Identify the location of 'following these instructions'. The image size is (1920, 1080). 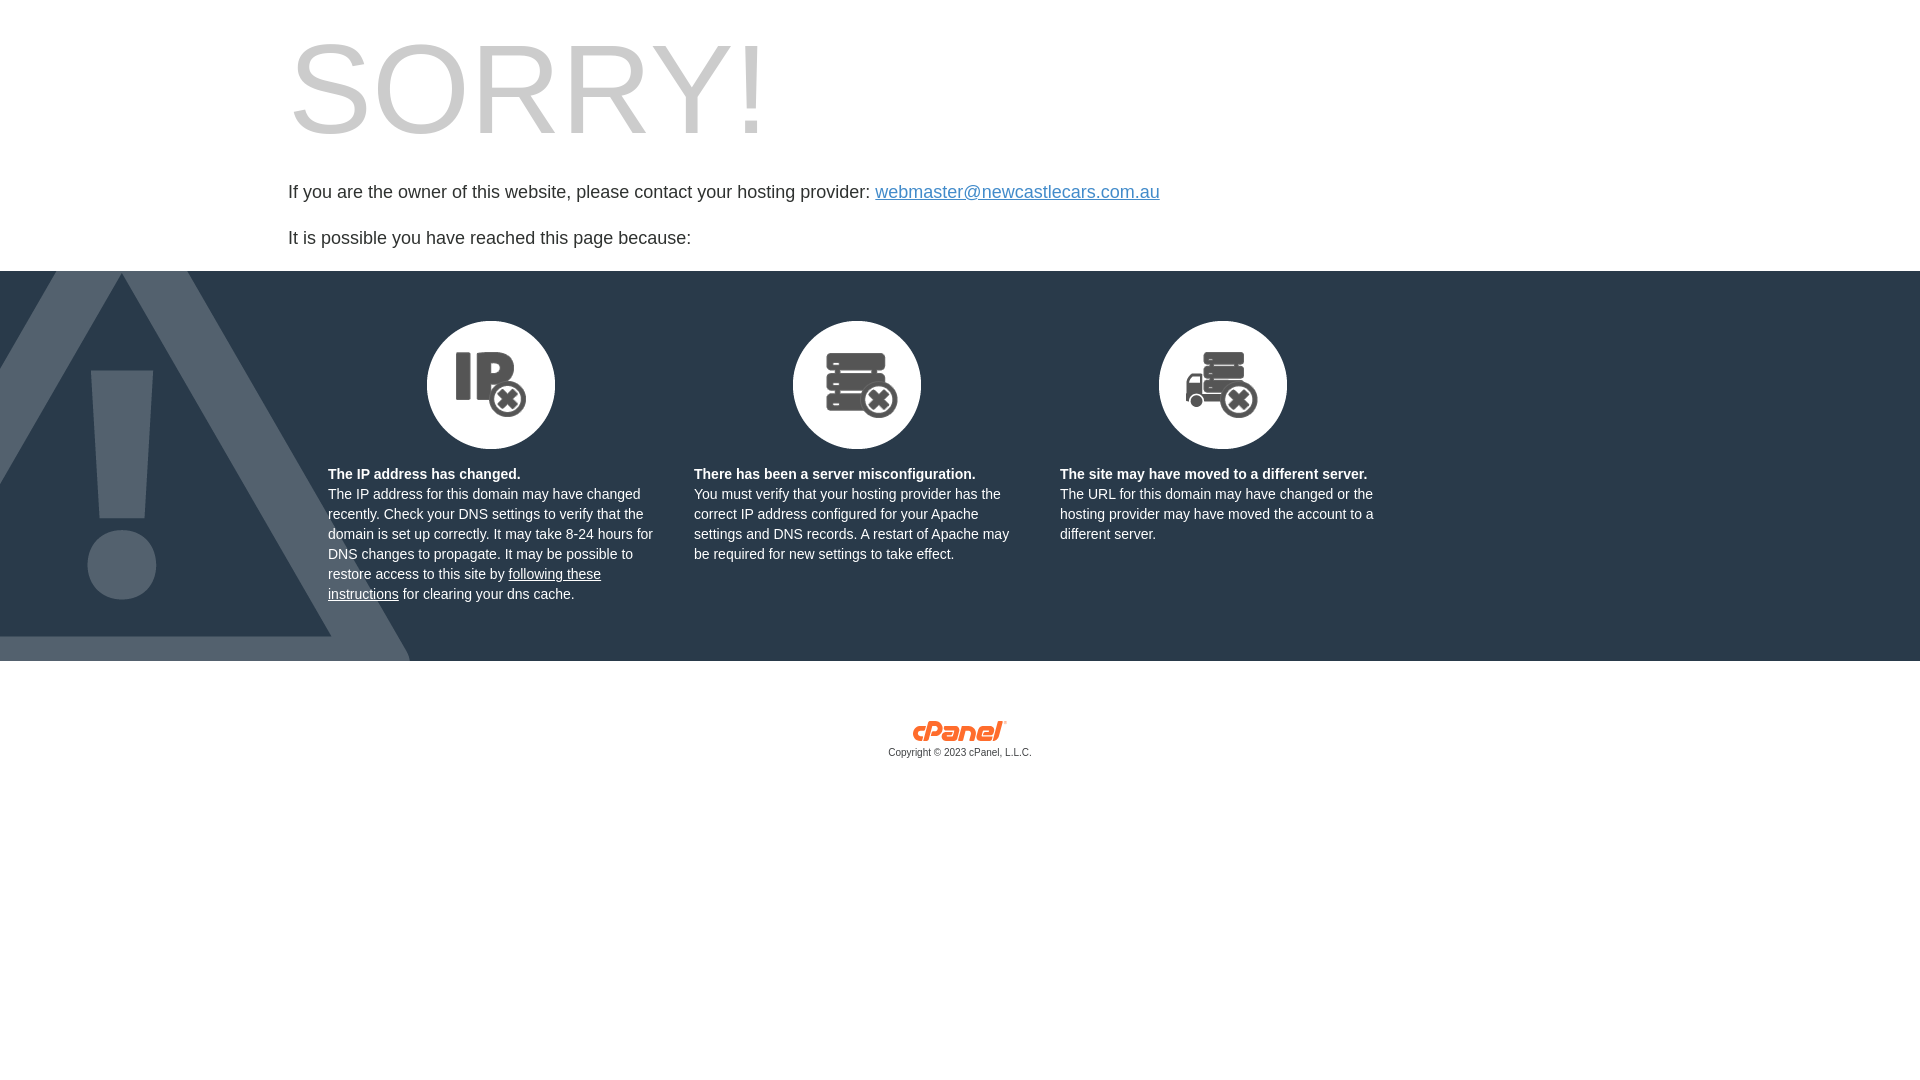
(463, 583).